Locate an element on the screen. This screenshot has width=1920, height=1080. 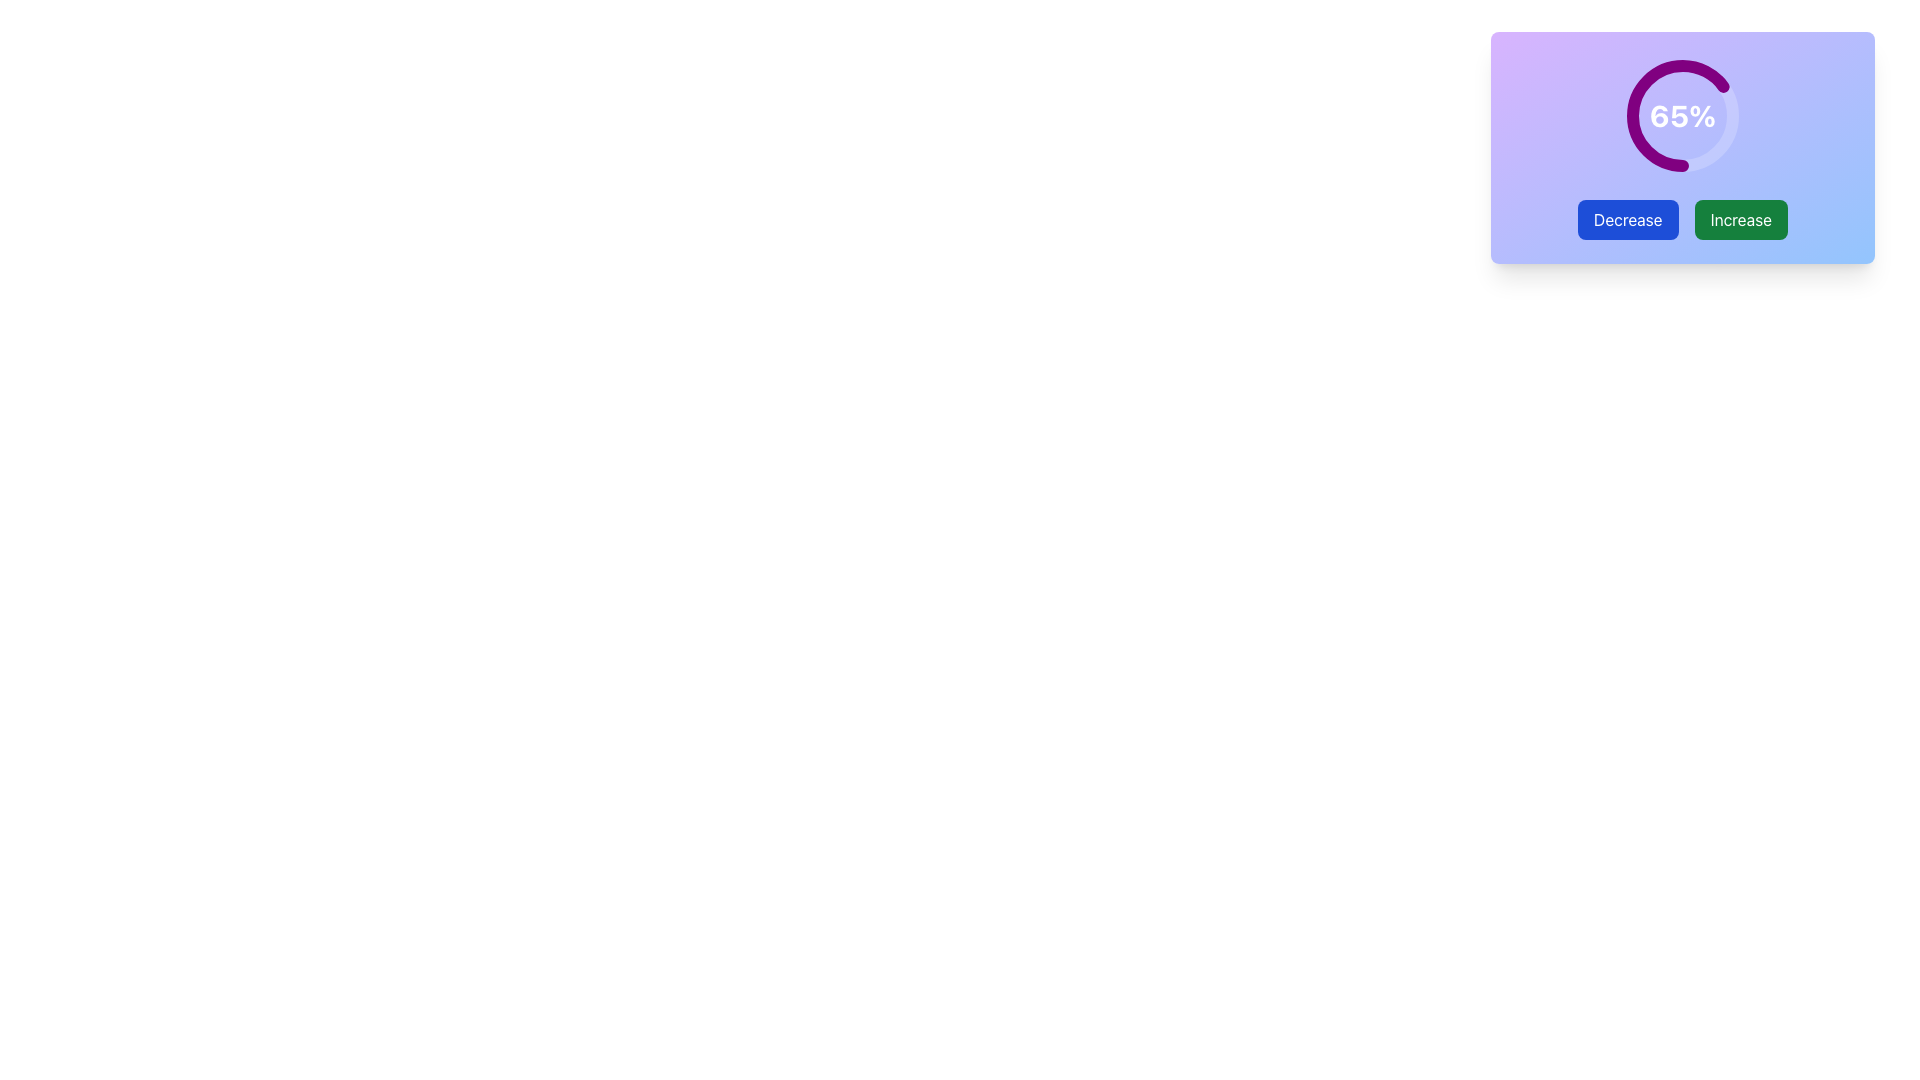
the Circular Graphic element, which is a partially transparent circular outline with a white stroke, located at the center of a larger rectangular component with a gradient background and above the buttons labeled 'Decrease' and 'Increase' is located at coordinates (1682, 115).